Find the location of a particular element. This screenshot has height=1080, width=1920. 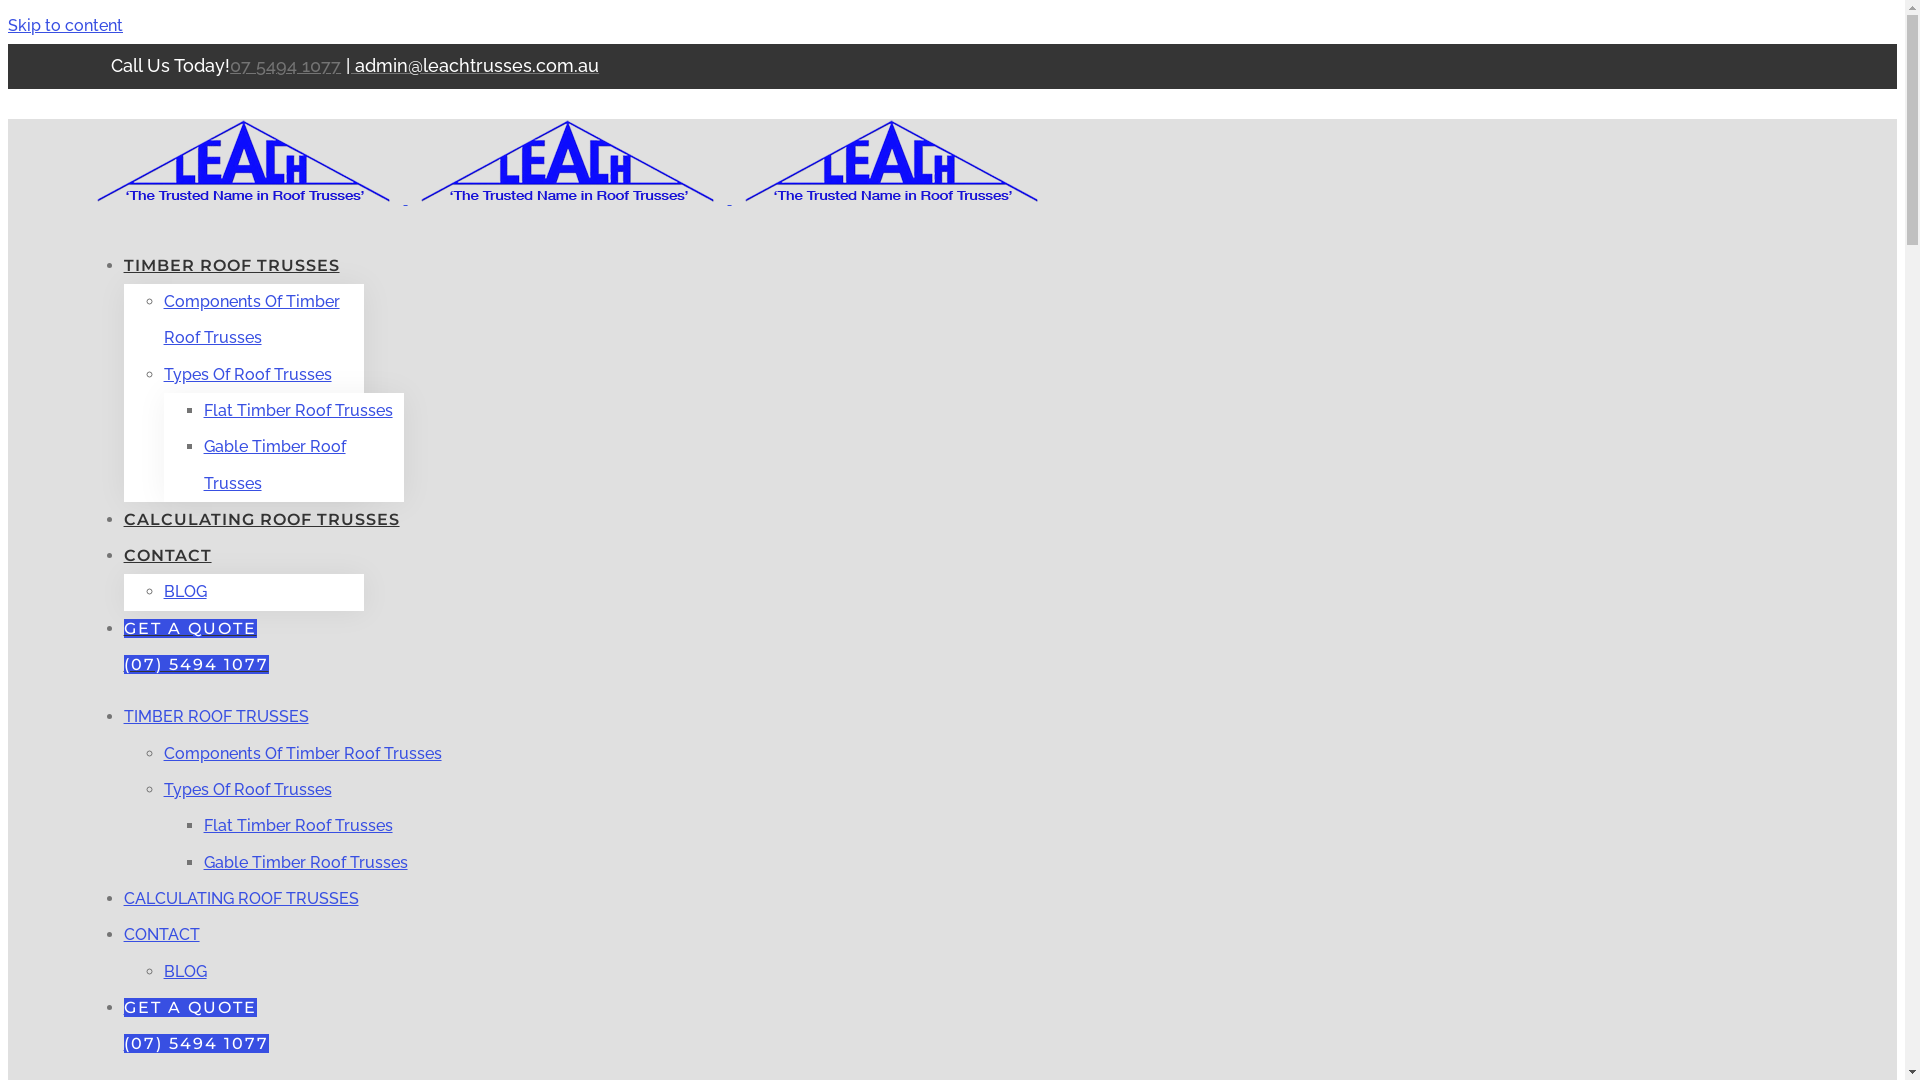

'TIMBER ROOF TRUSSES' is located at coordinates (216, 715).